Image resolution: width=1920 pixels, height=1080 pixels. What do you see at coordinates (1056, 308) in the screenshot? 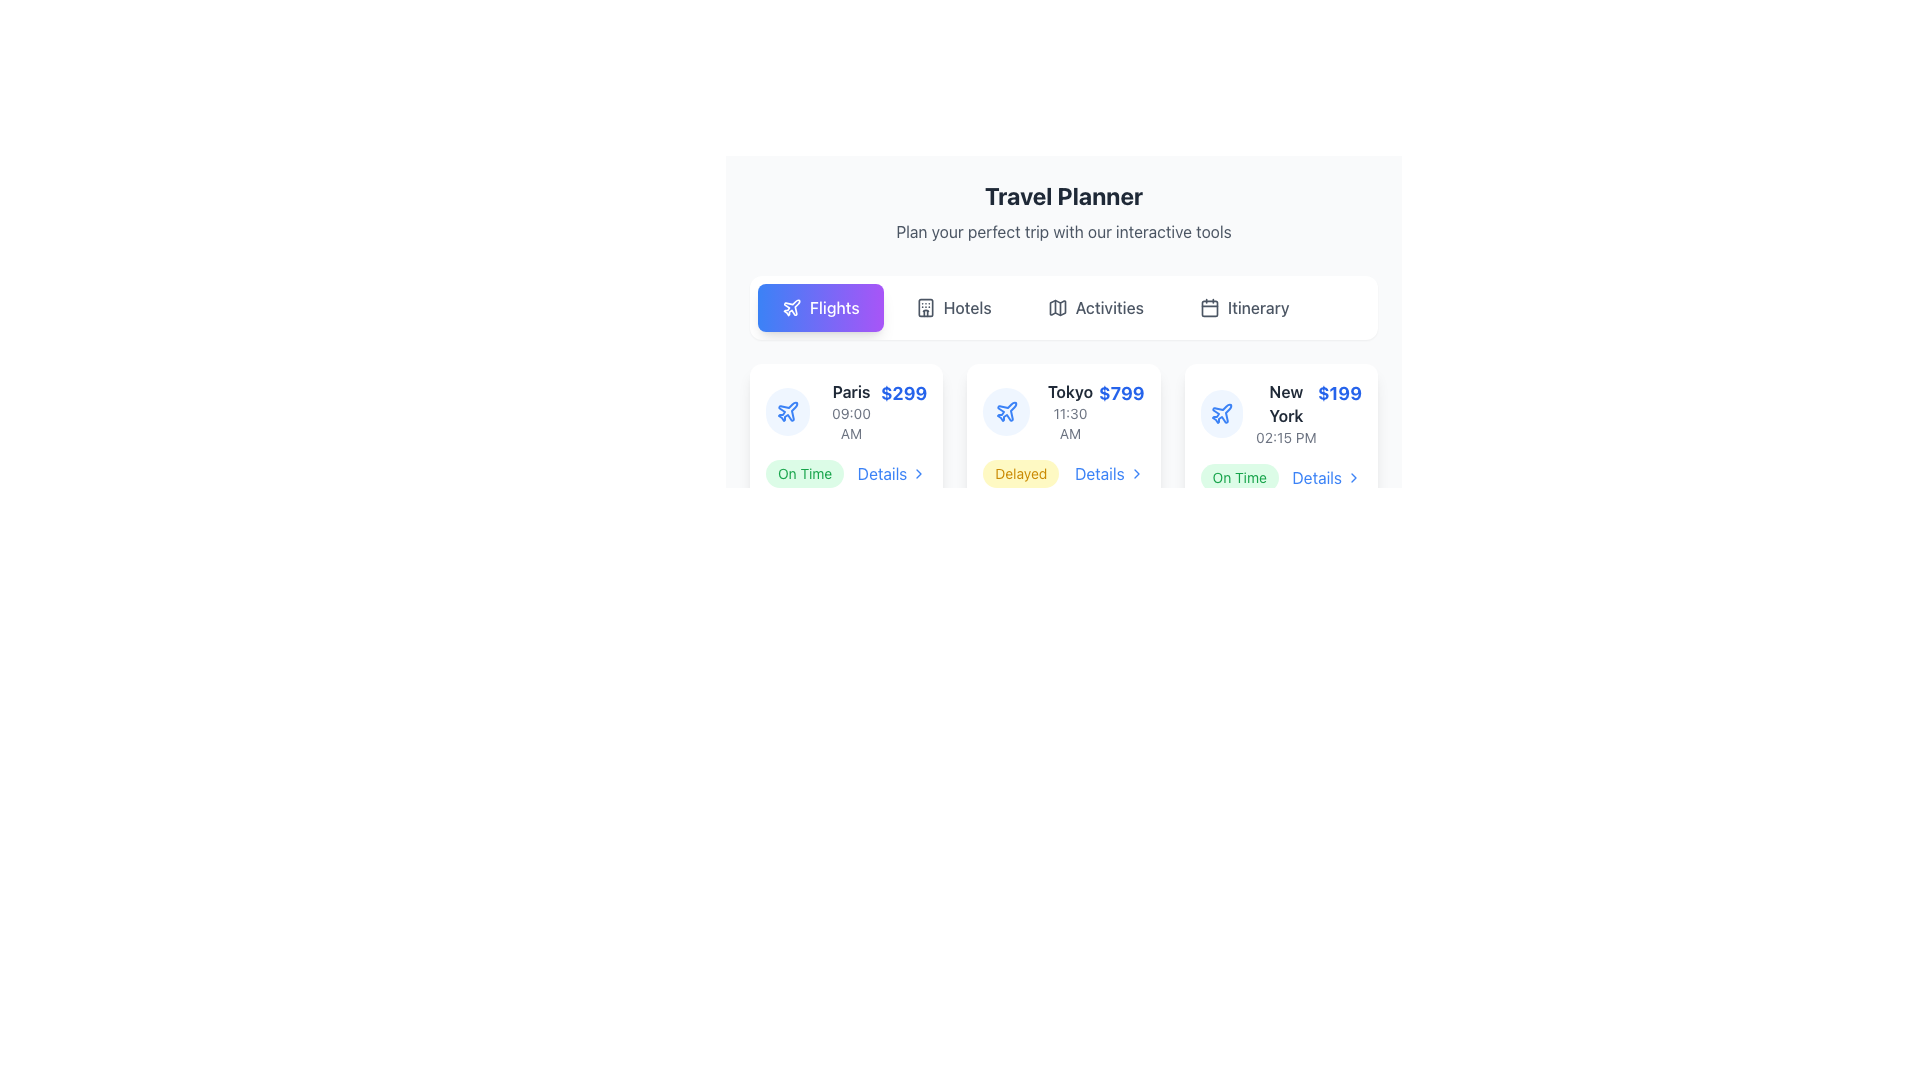
I see `the map icon located on the navigation bar, which represents 'Activities'` at bounding box center [1056, 308].